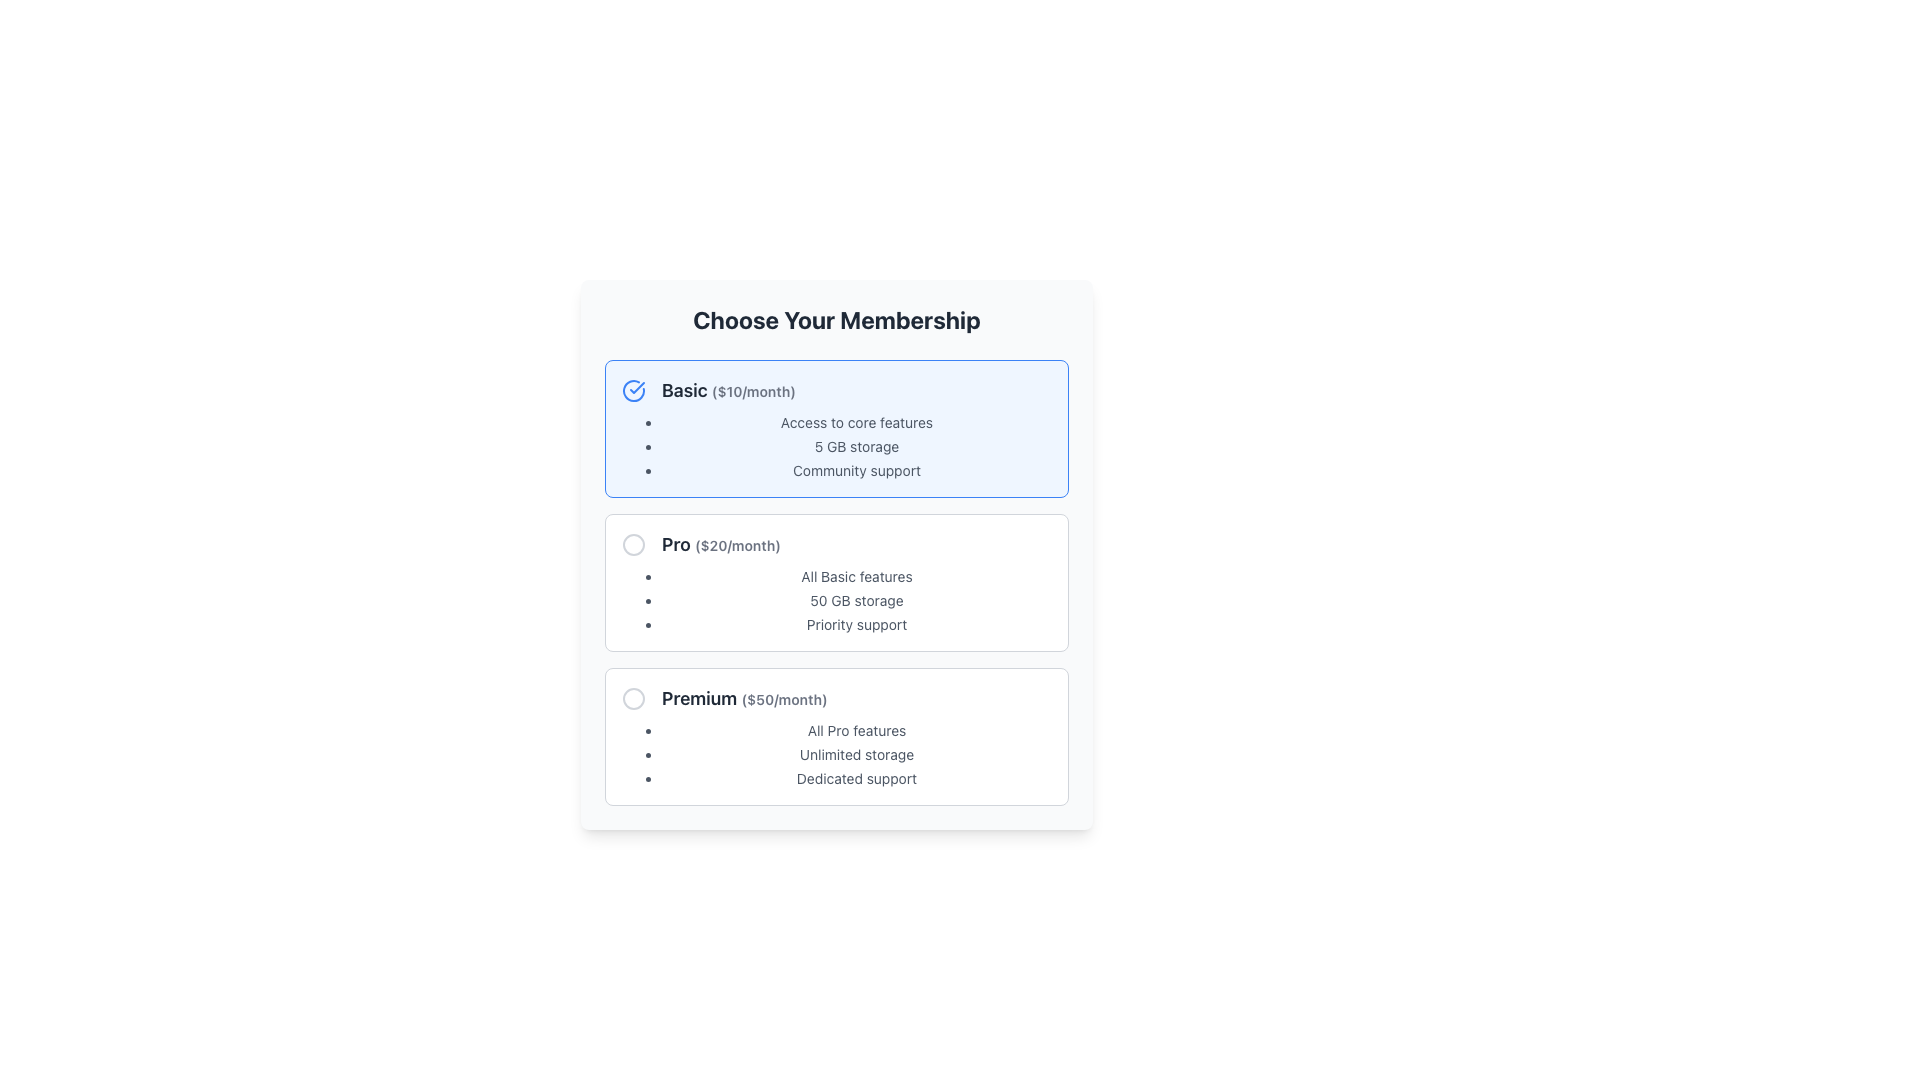 The width and height of the screenshot is (1920, 1080). Describe the element at coordinates (836, 600) in the screenshot. I see `the text list containing items: 'All Basic features', '50 GB storage', and 'Priority support', located within the 'Pro ($20/month)' option box` at that location.